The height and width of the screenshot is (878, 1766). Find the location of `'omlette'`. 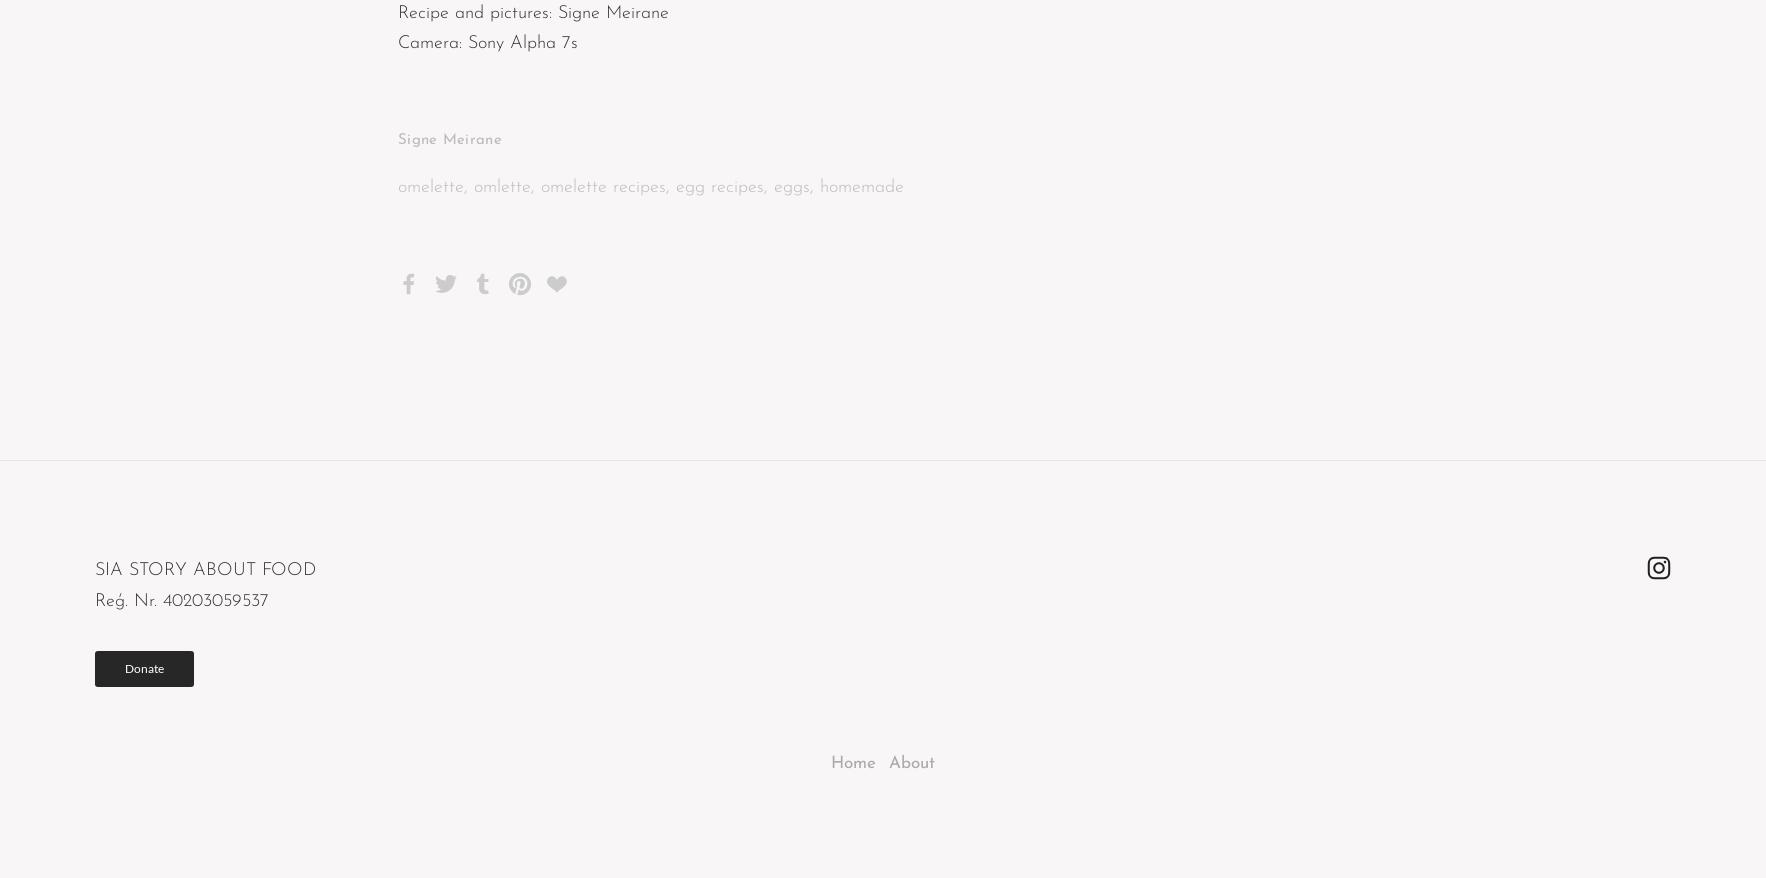

'omlette' is located at coordinates (502, 185).